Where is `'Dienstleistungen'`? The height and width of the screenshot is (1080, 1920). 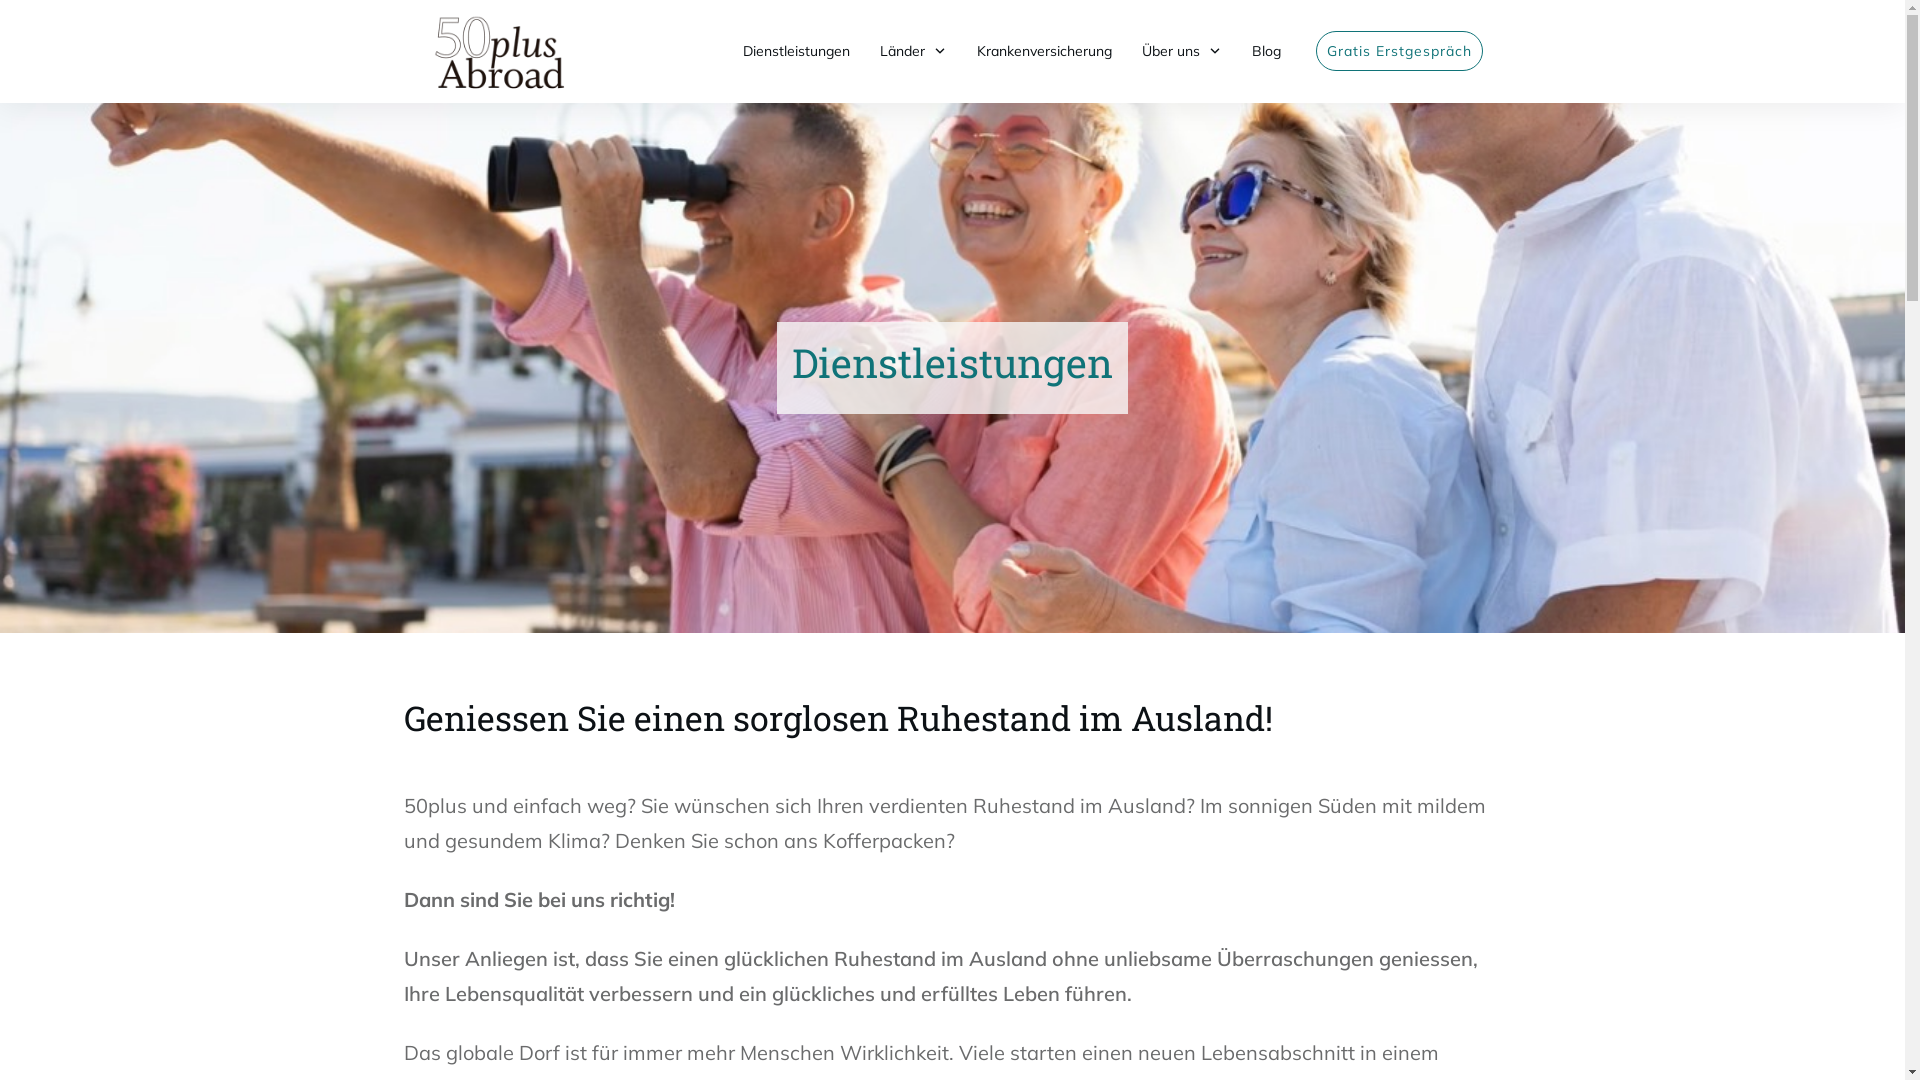
'Dienstleistungen' is located at coordinates (794, 49).